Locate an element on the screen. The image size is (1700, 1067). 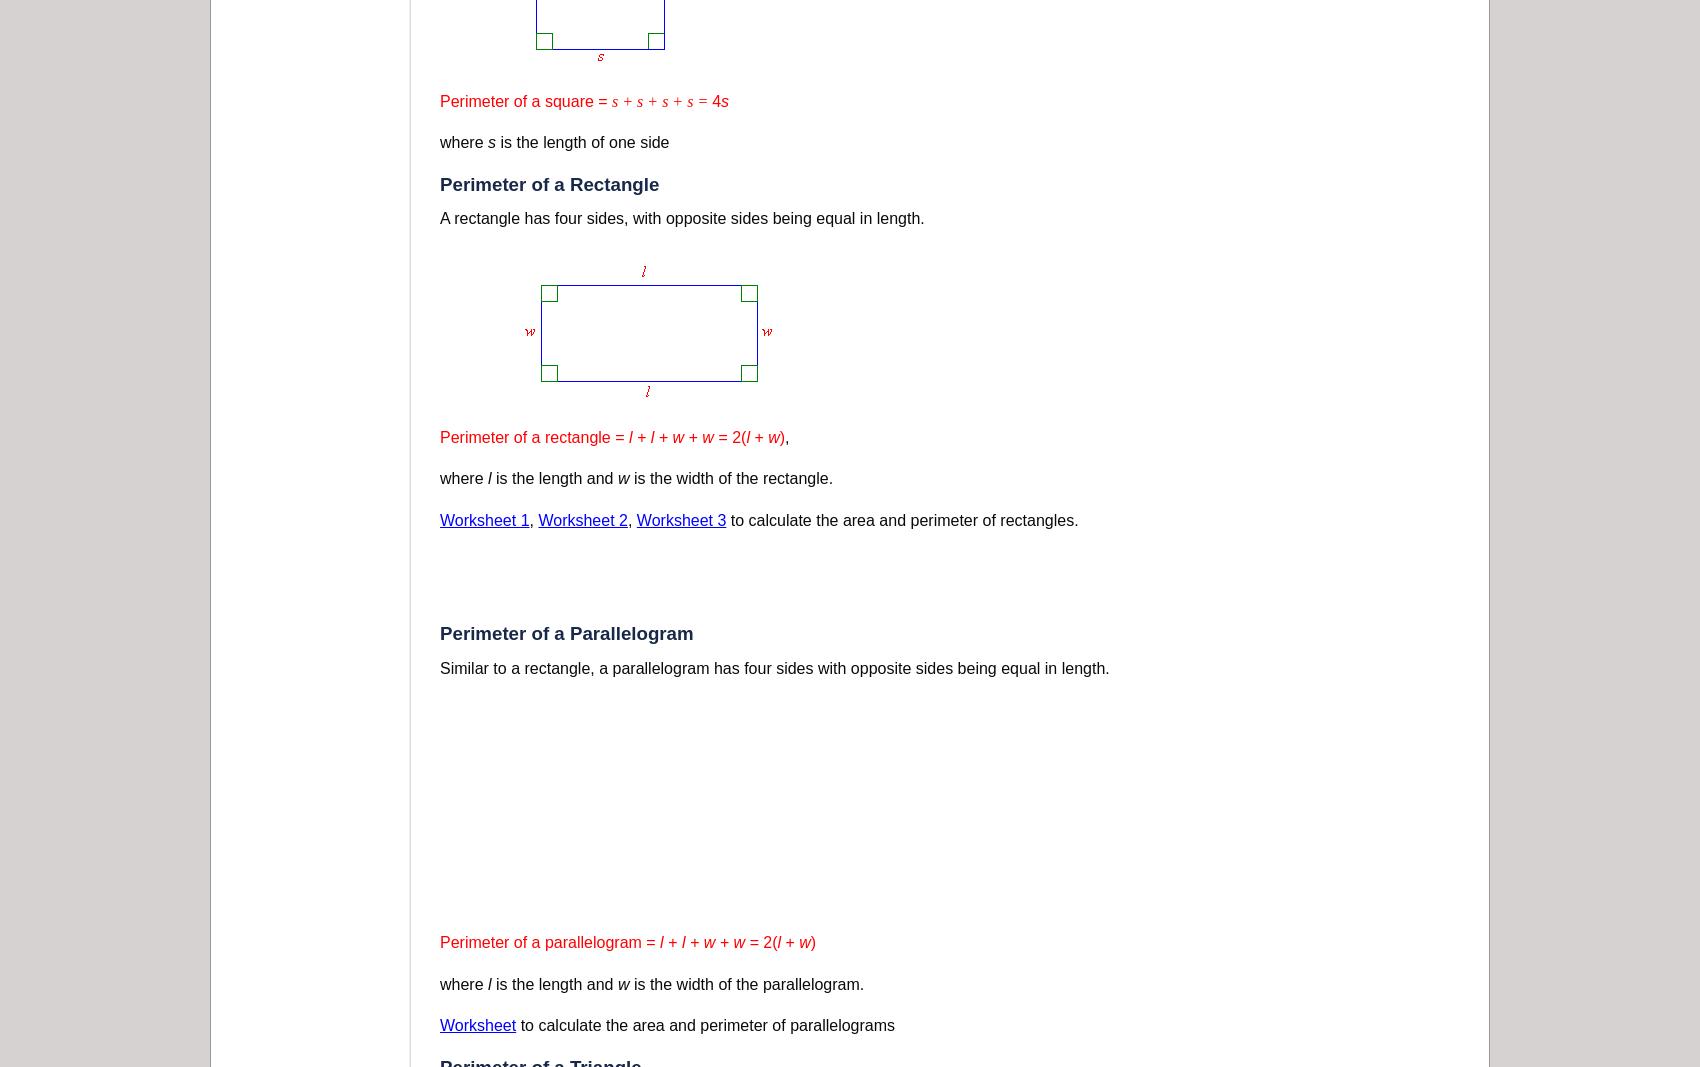
'Worksheet' is located at coordinates (478, 1025).